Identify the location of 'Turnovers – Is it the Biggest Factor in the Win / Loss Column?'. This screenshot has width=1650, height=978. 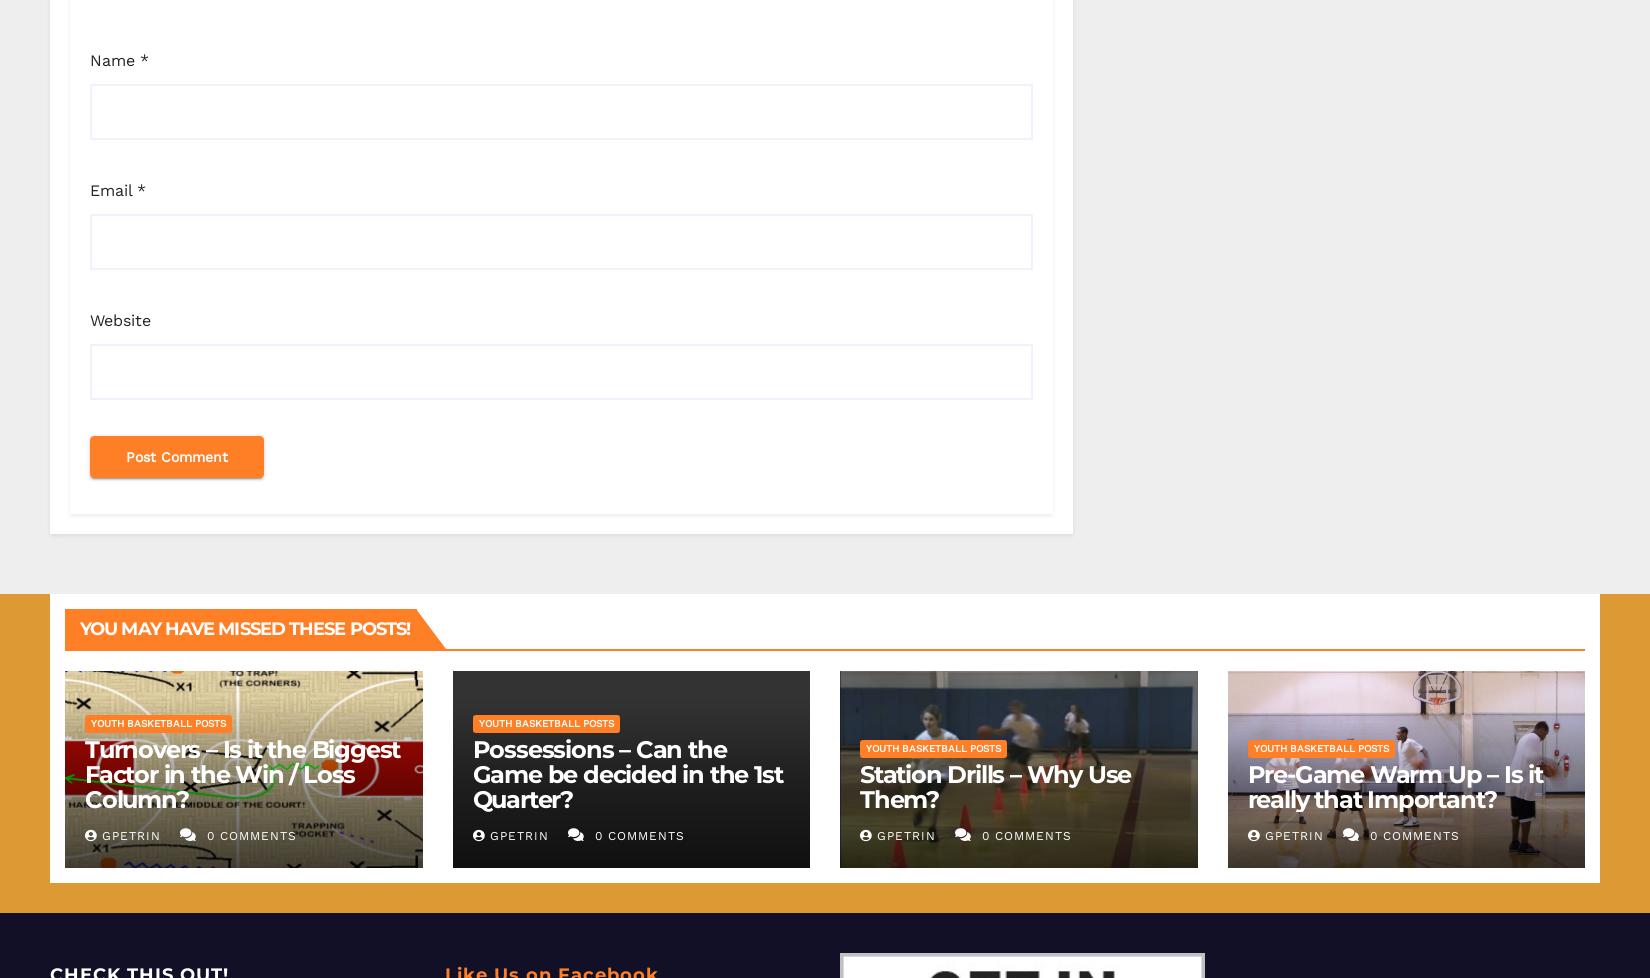
(242, 772).